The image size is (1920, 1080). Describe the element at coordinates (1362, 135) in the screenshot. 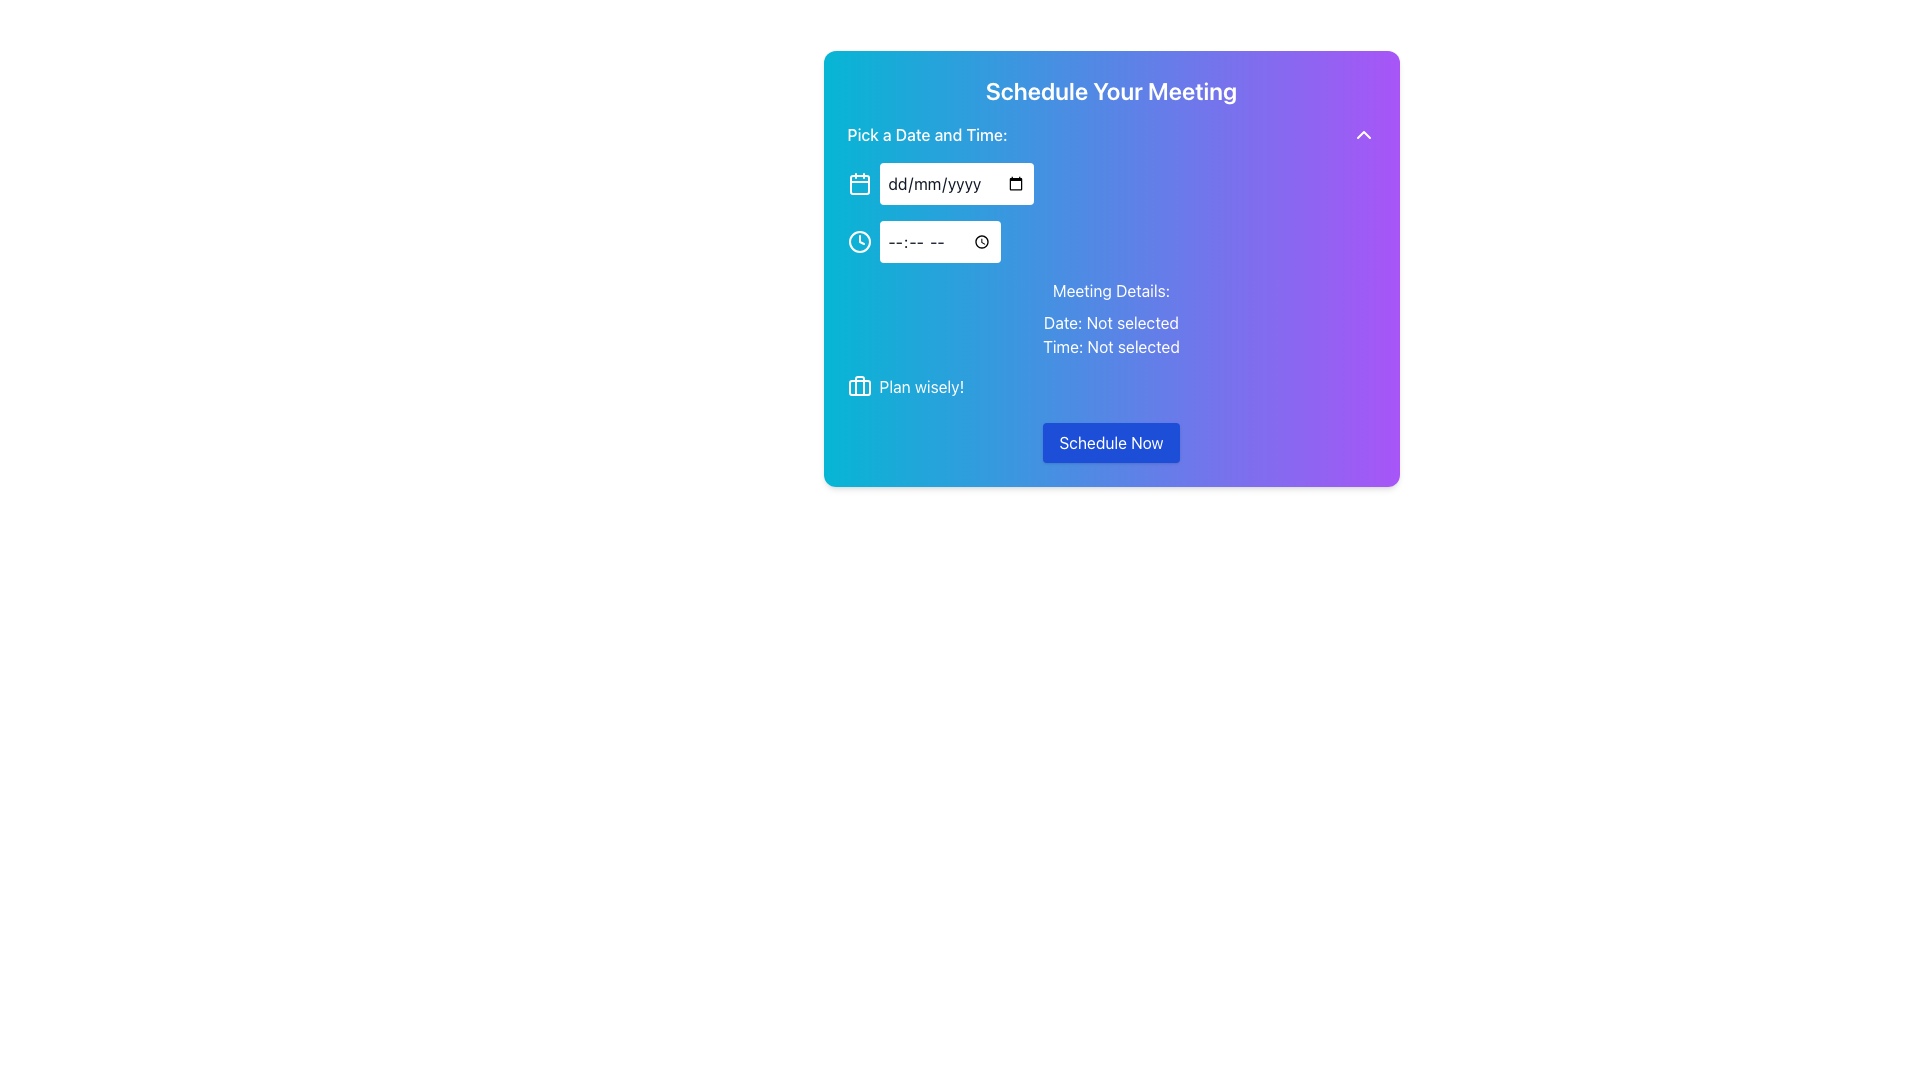

I see `the upward chevron button located to the right of the text 'Pick a Date and Time:'` at that location.